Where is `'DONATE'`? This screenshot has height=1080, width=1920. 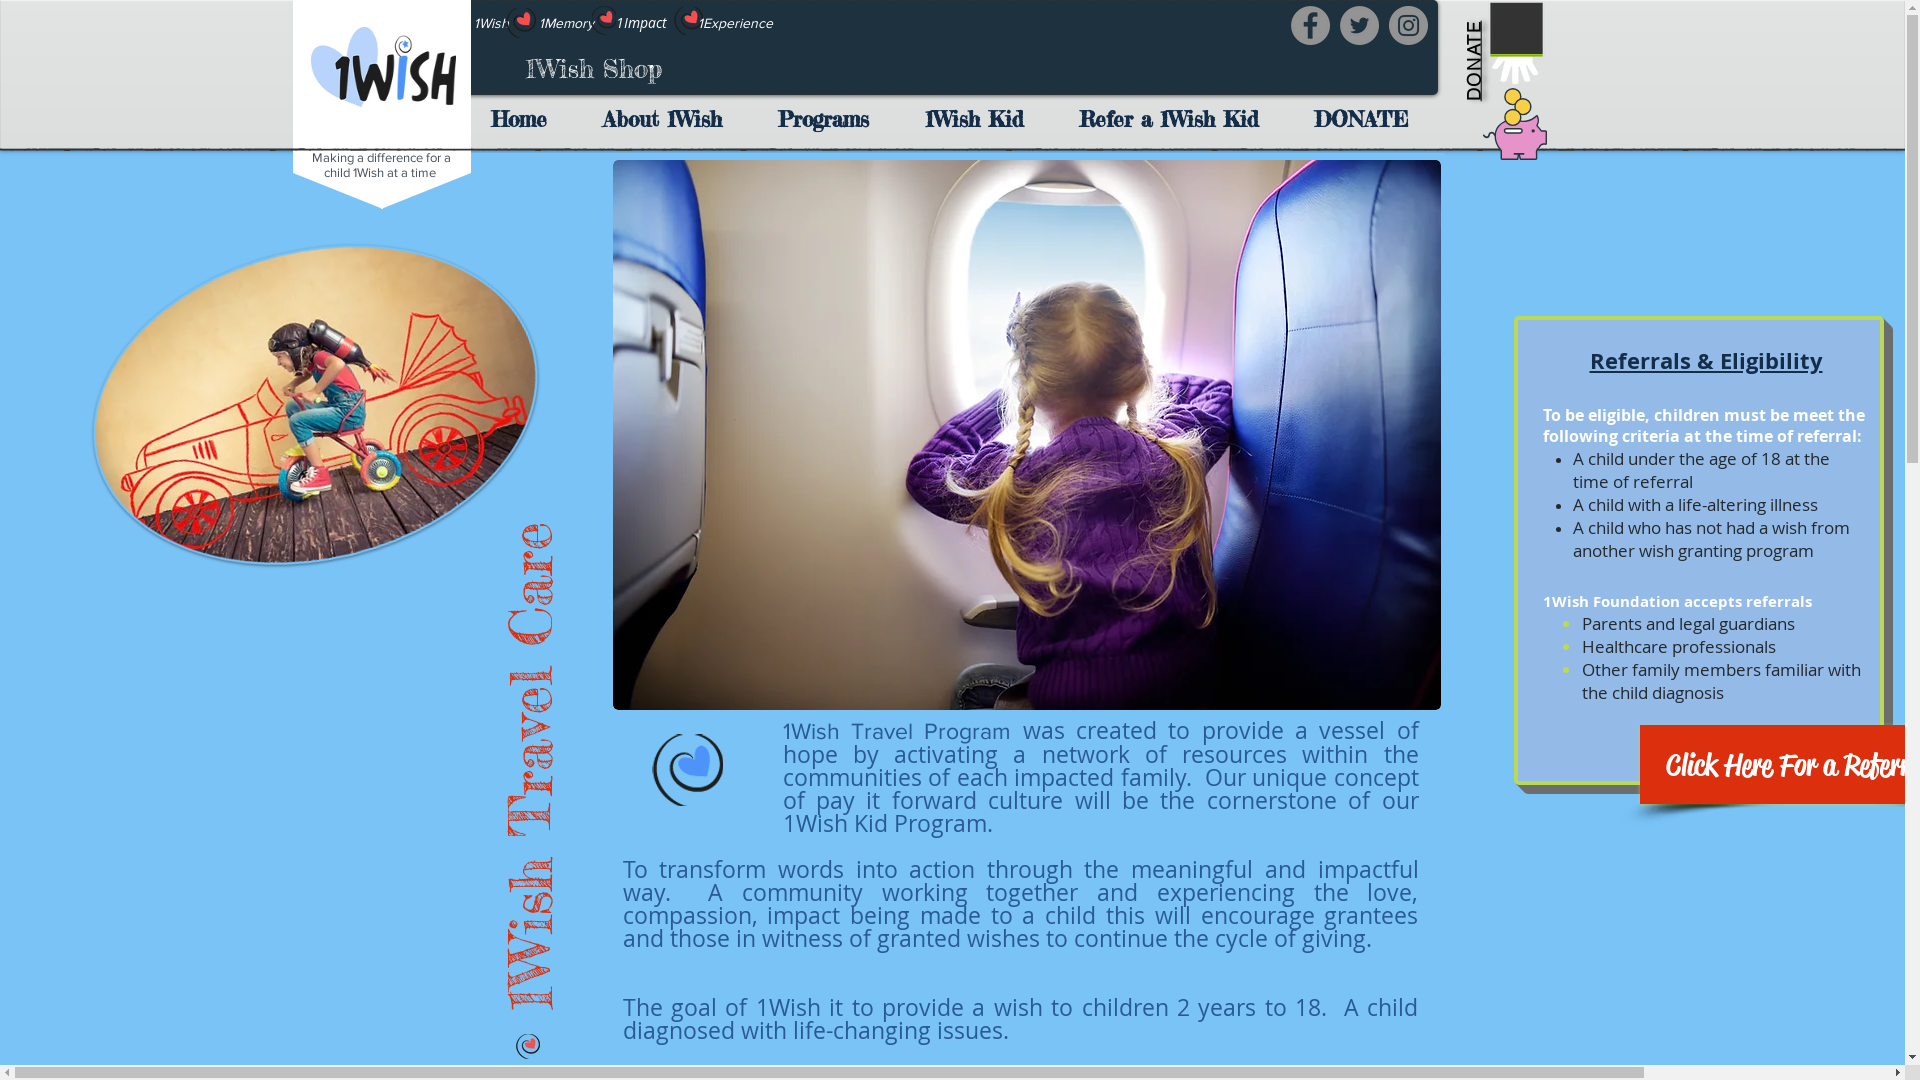 'DONATE' is located at coordinates (1501, 31).